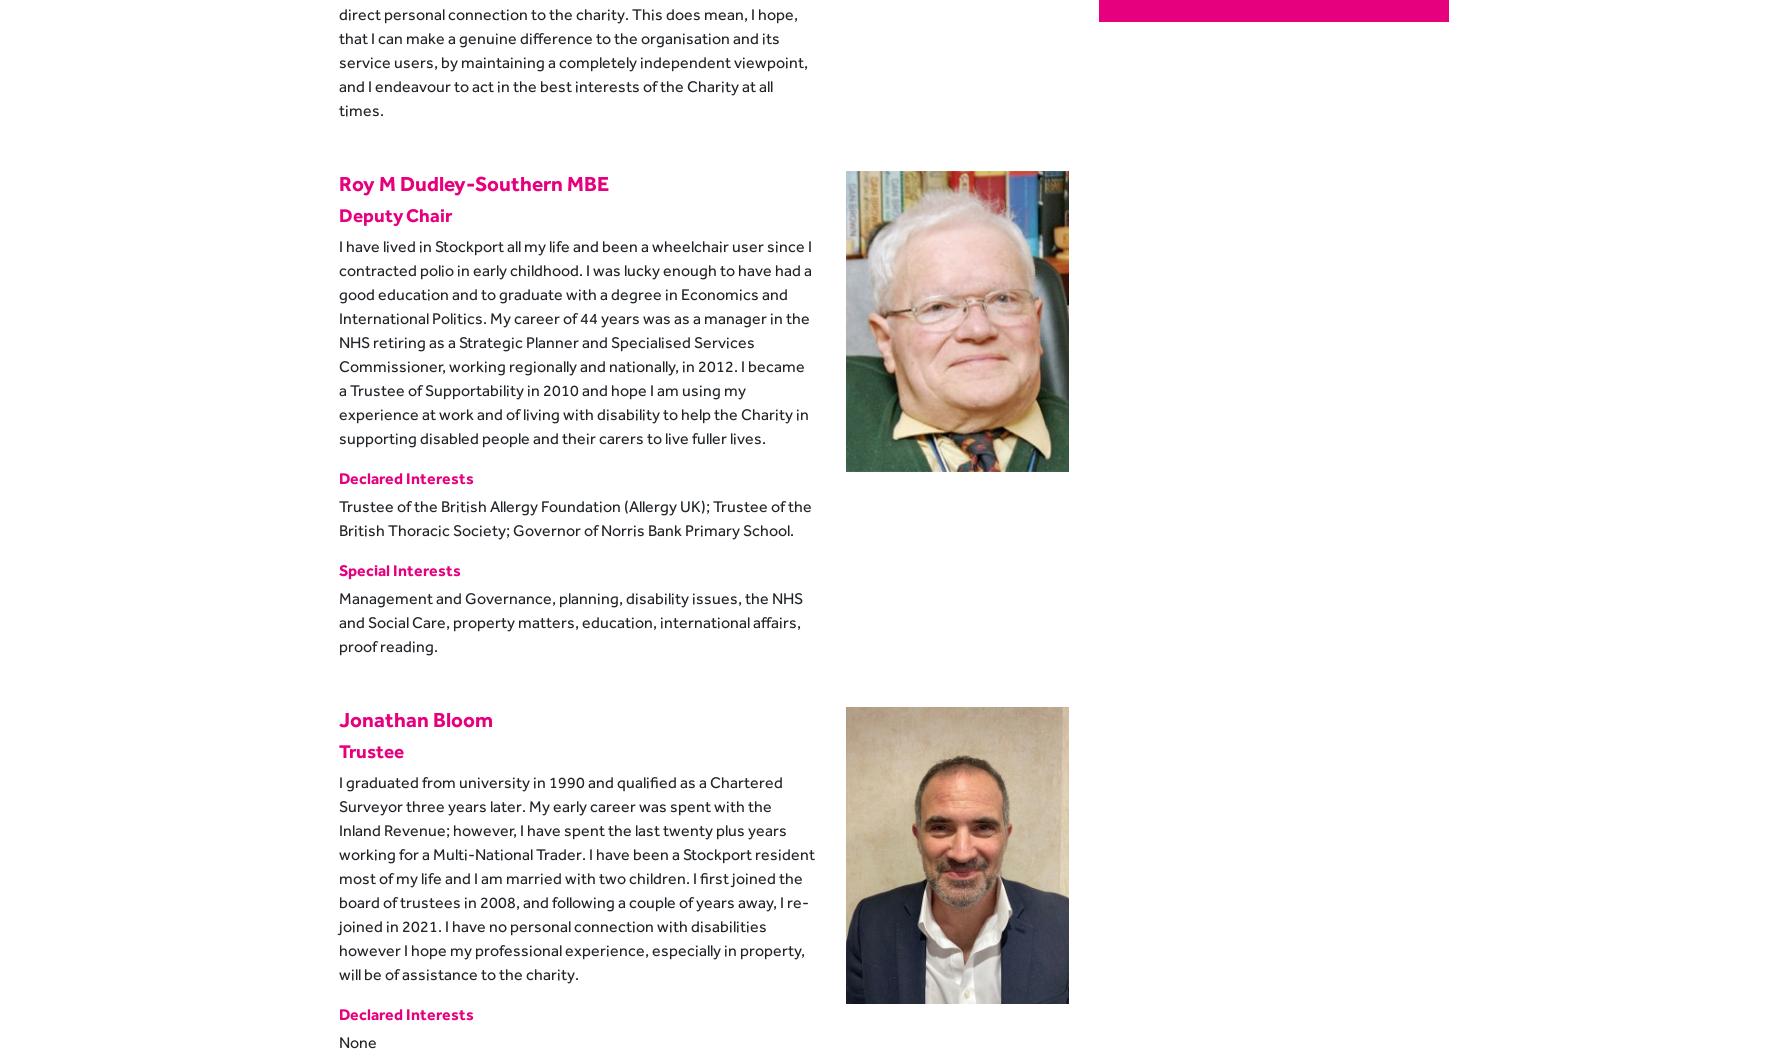  I want to click on 'None', so click(356, 1040).